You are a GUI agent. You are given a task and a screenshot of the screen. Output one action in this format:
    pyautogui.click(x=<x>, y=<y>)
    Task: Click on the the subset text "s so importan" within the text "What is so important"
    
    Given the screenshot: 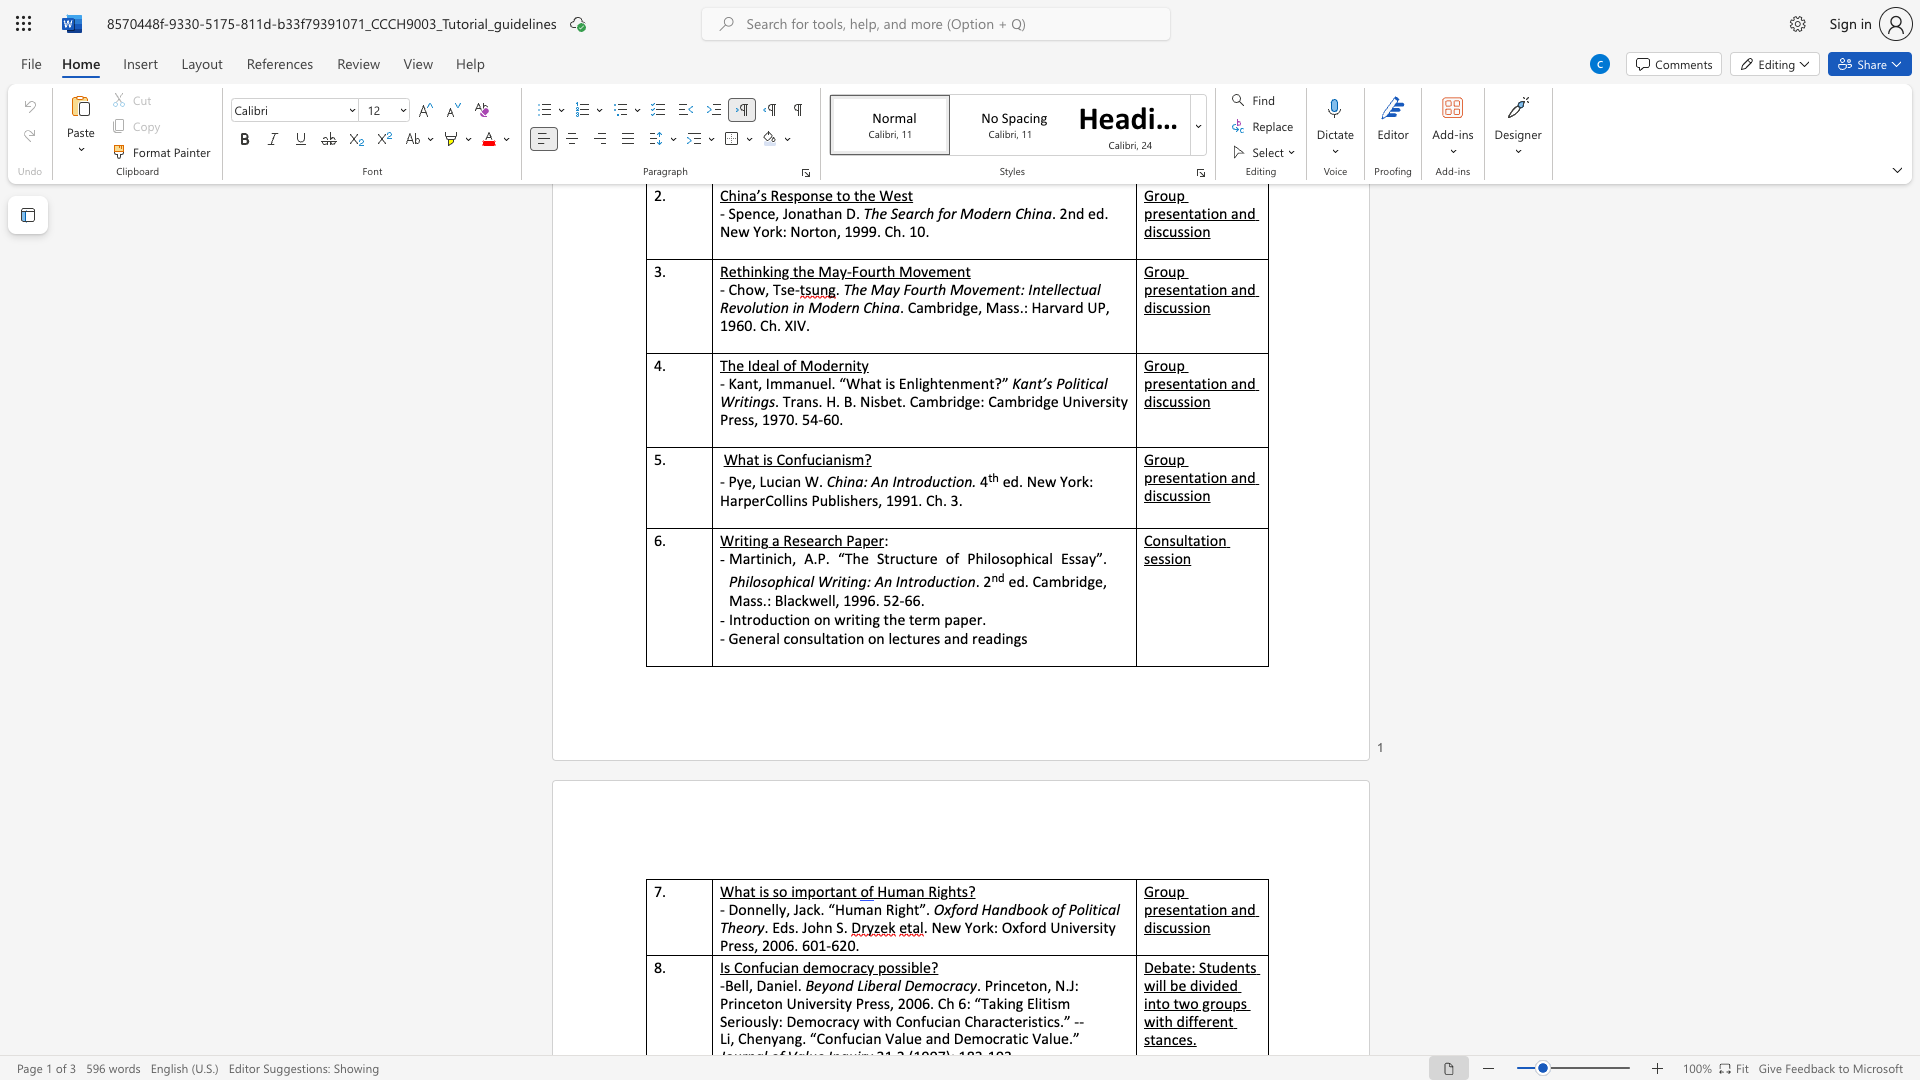 What is the action you would take?
    pyautogui.click(x=762, y=890)
    